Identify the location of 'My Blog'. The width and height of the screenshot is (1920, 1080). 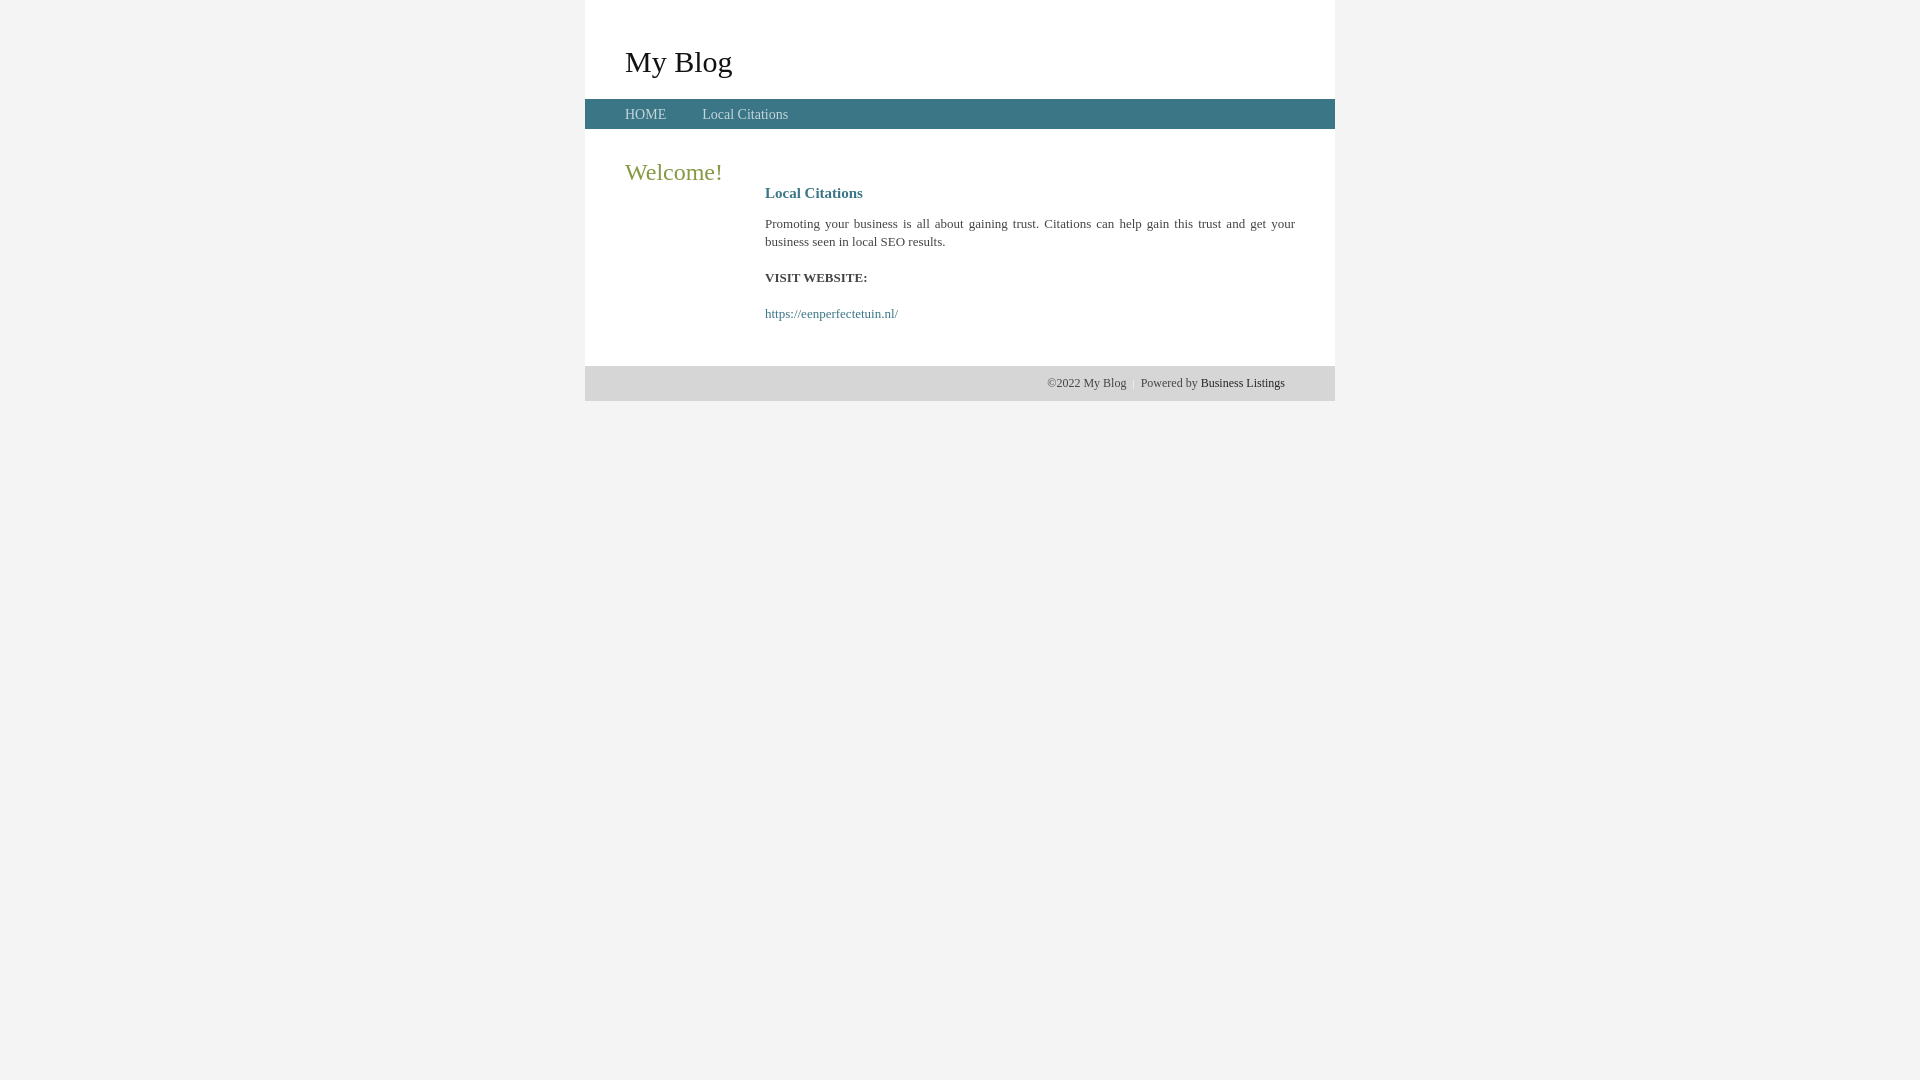
(678, 60).